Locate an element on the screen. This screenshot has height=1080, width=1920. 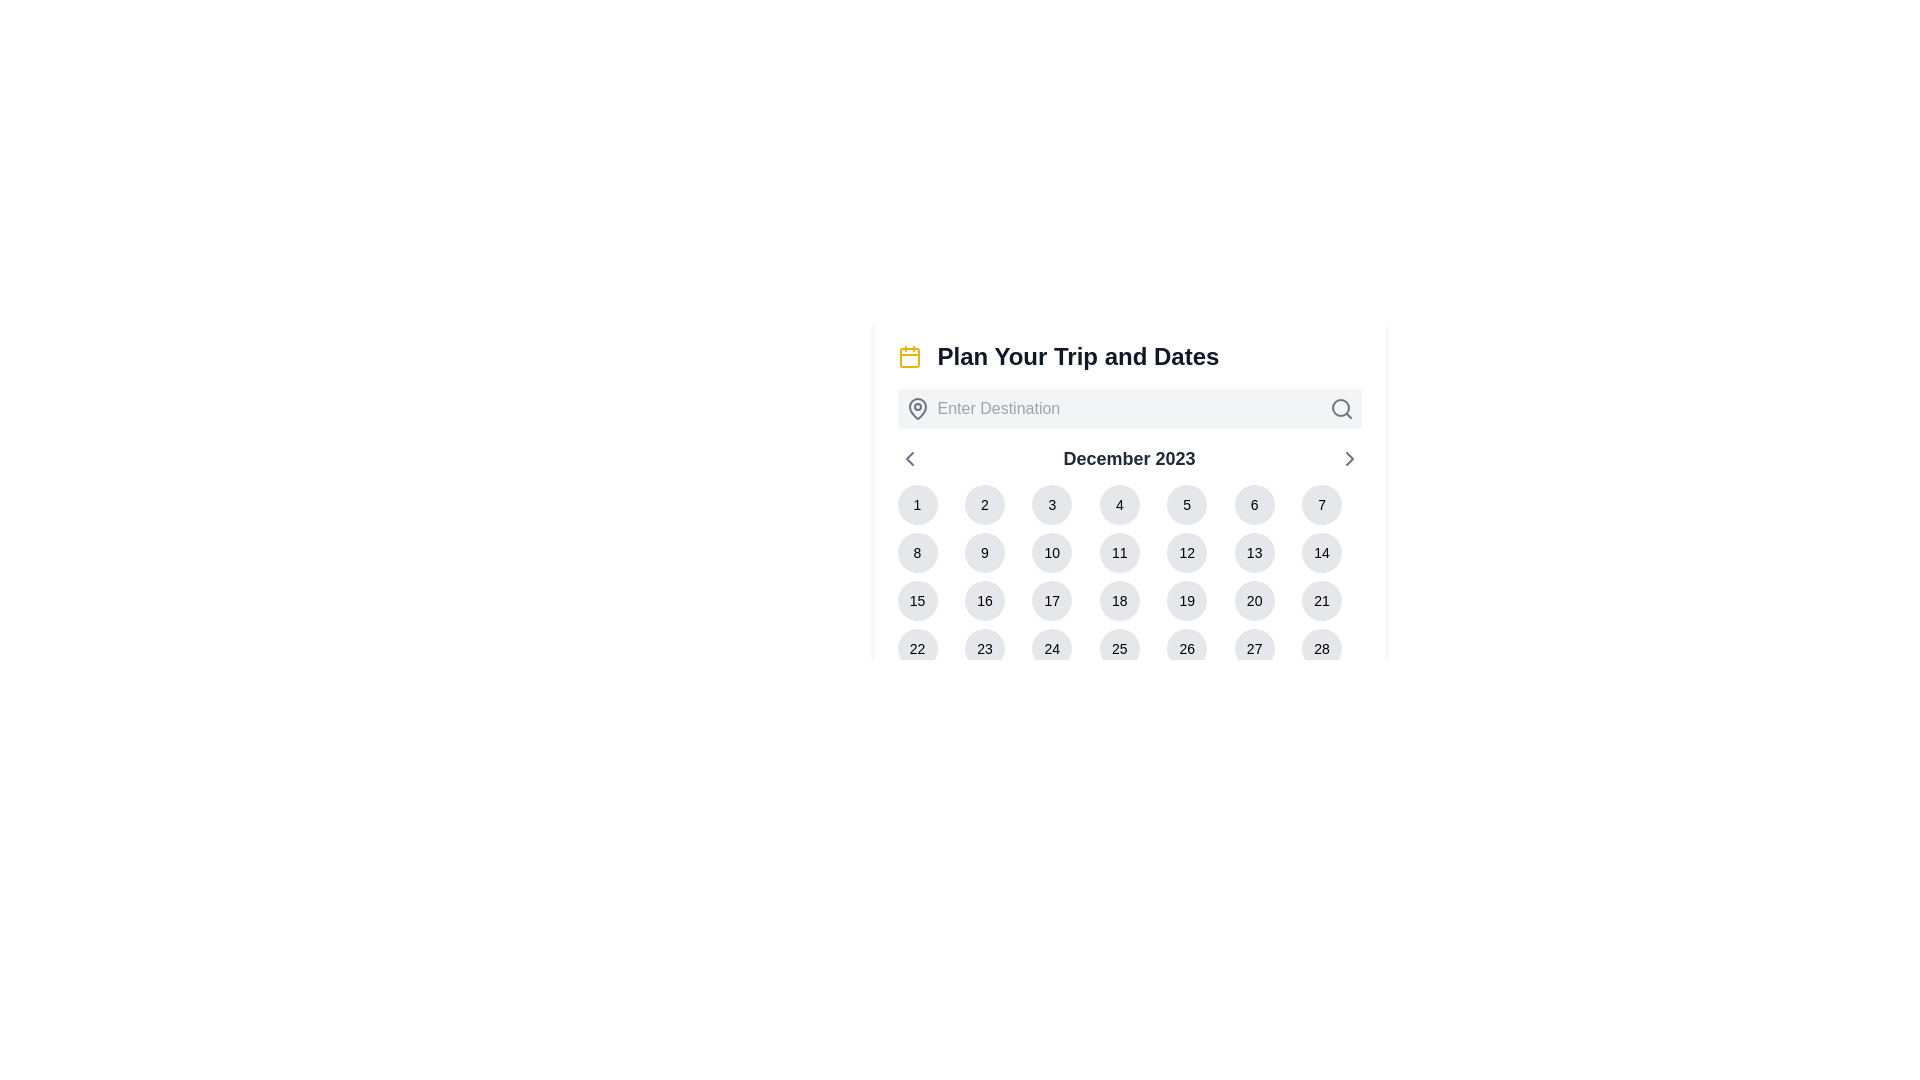
the clickable search icon located to the right of the 'Enter Destination' text input field is located at coordinates (1341, 407).